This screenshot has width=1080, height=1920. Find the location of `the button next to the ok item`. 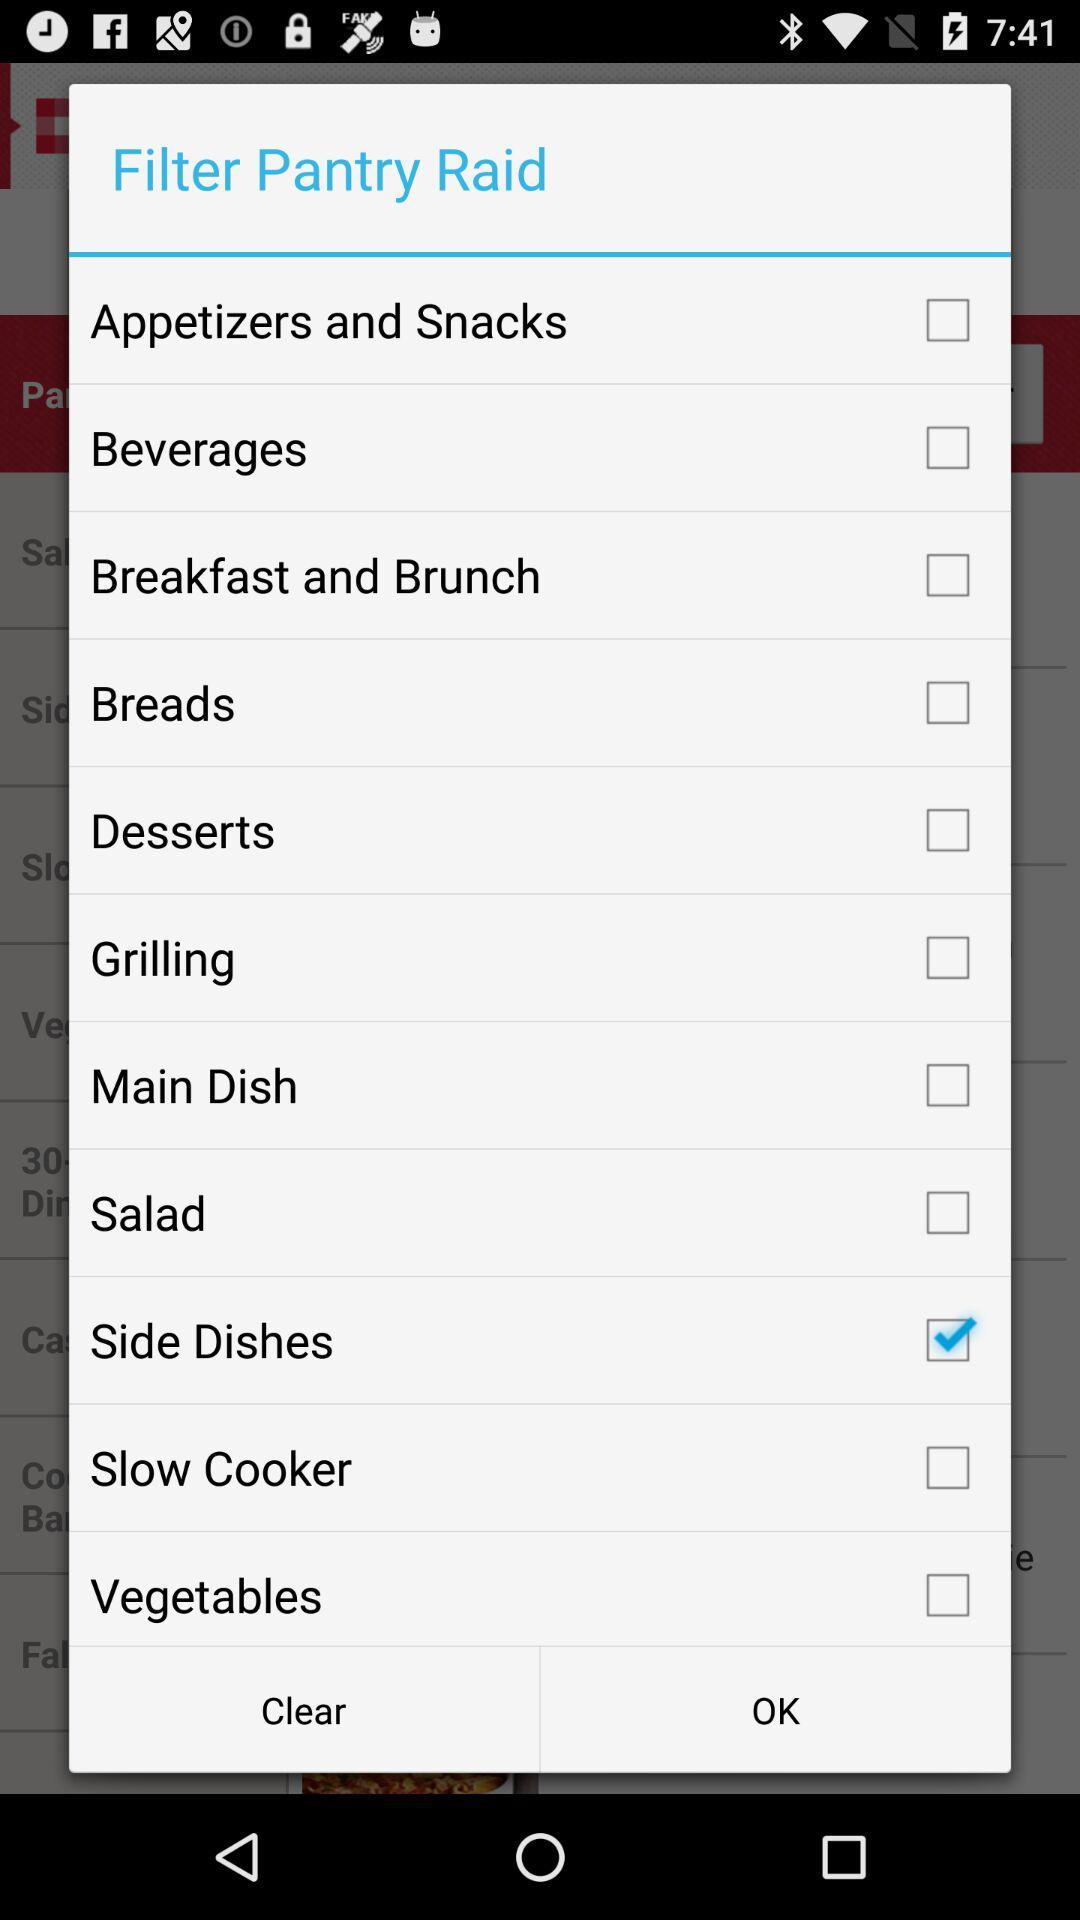

the button next to the ok item is located at coordinates (304, 1708).